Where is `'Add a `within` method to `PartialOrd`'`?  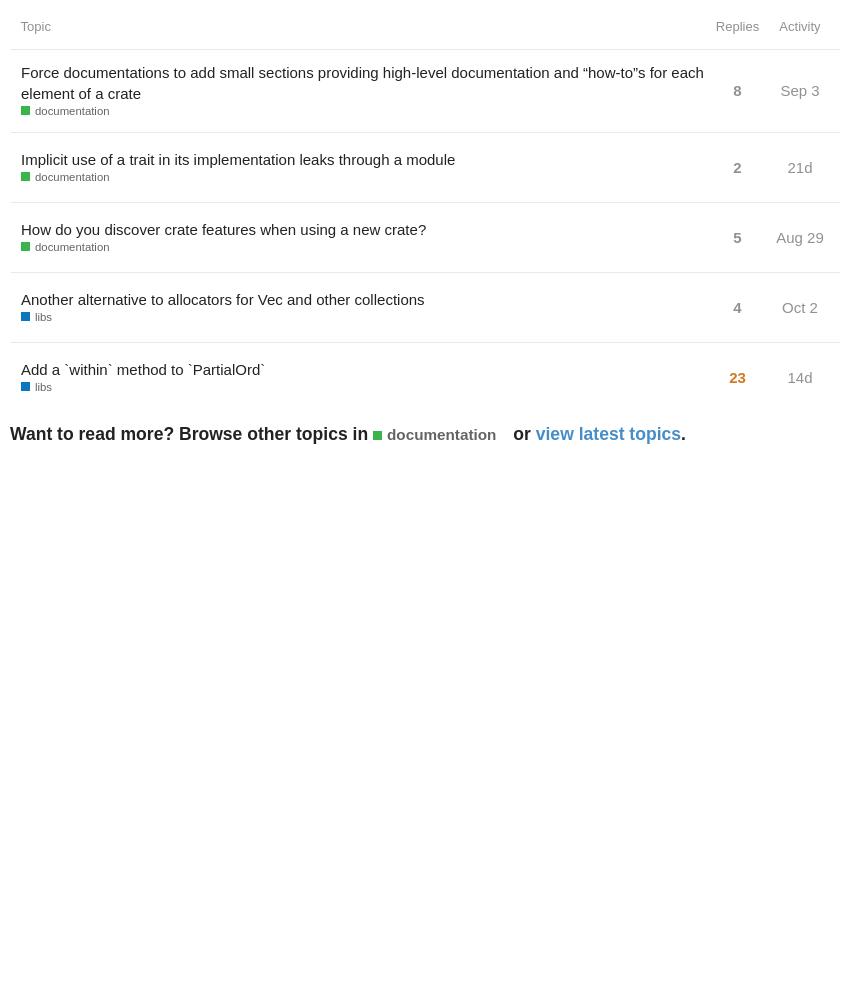 'Add a `within` method to `PartialOrd`' is located at coordinates (19, 367).